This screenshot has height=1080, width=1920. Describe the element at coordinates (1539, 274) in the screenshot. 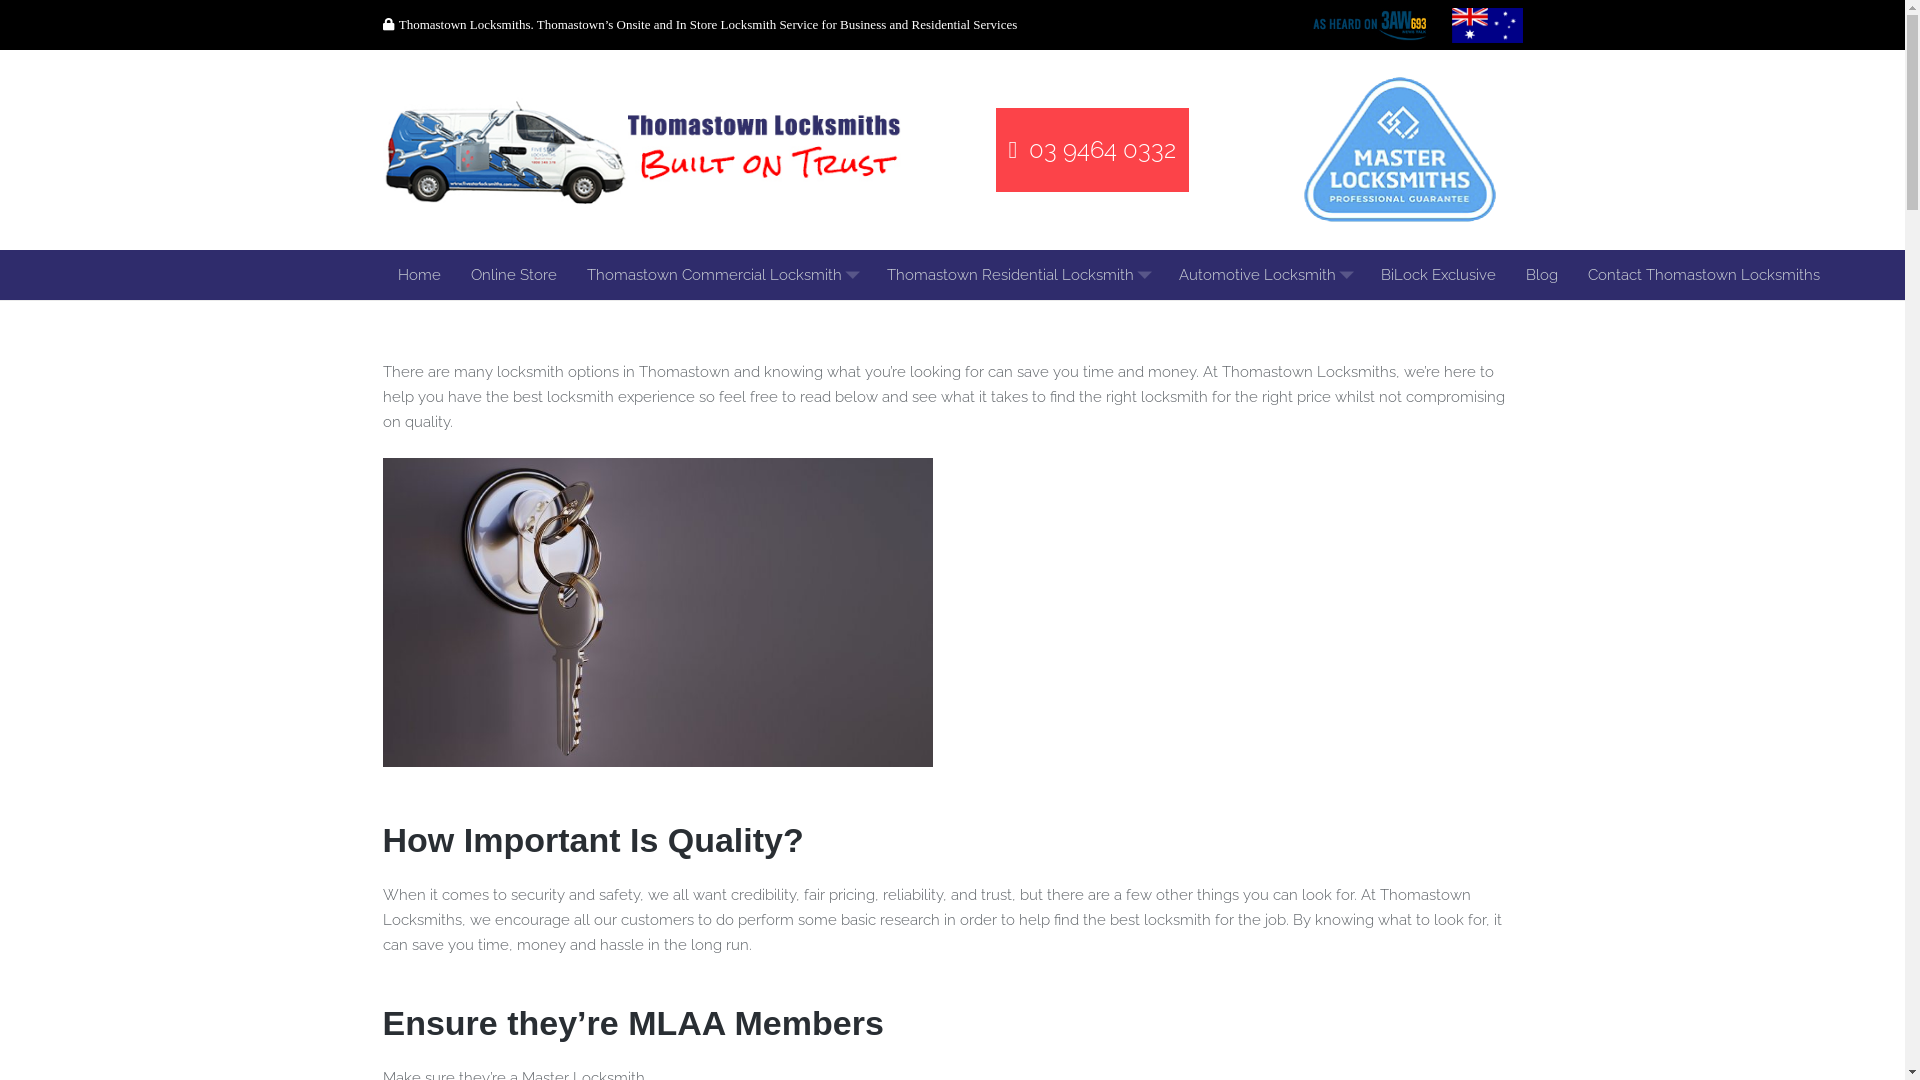

I see `'Blog'` at that location.